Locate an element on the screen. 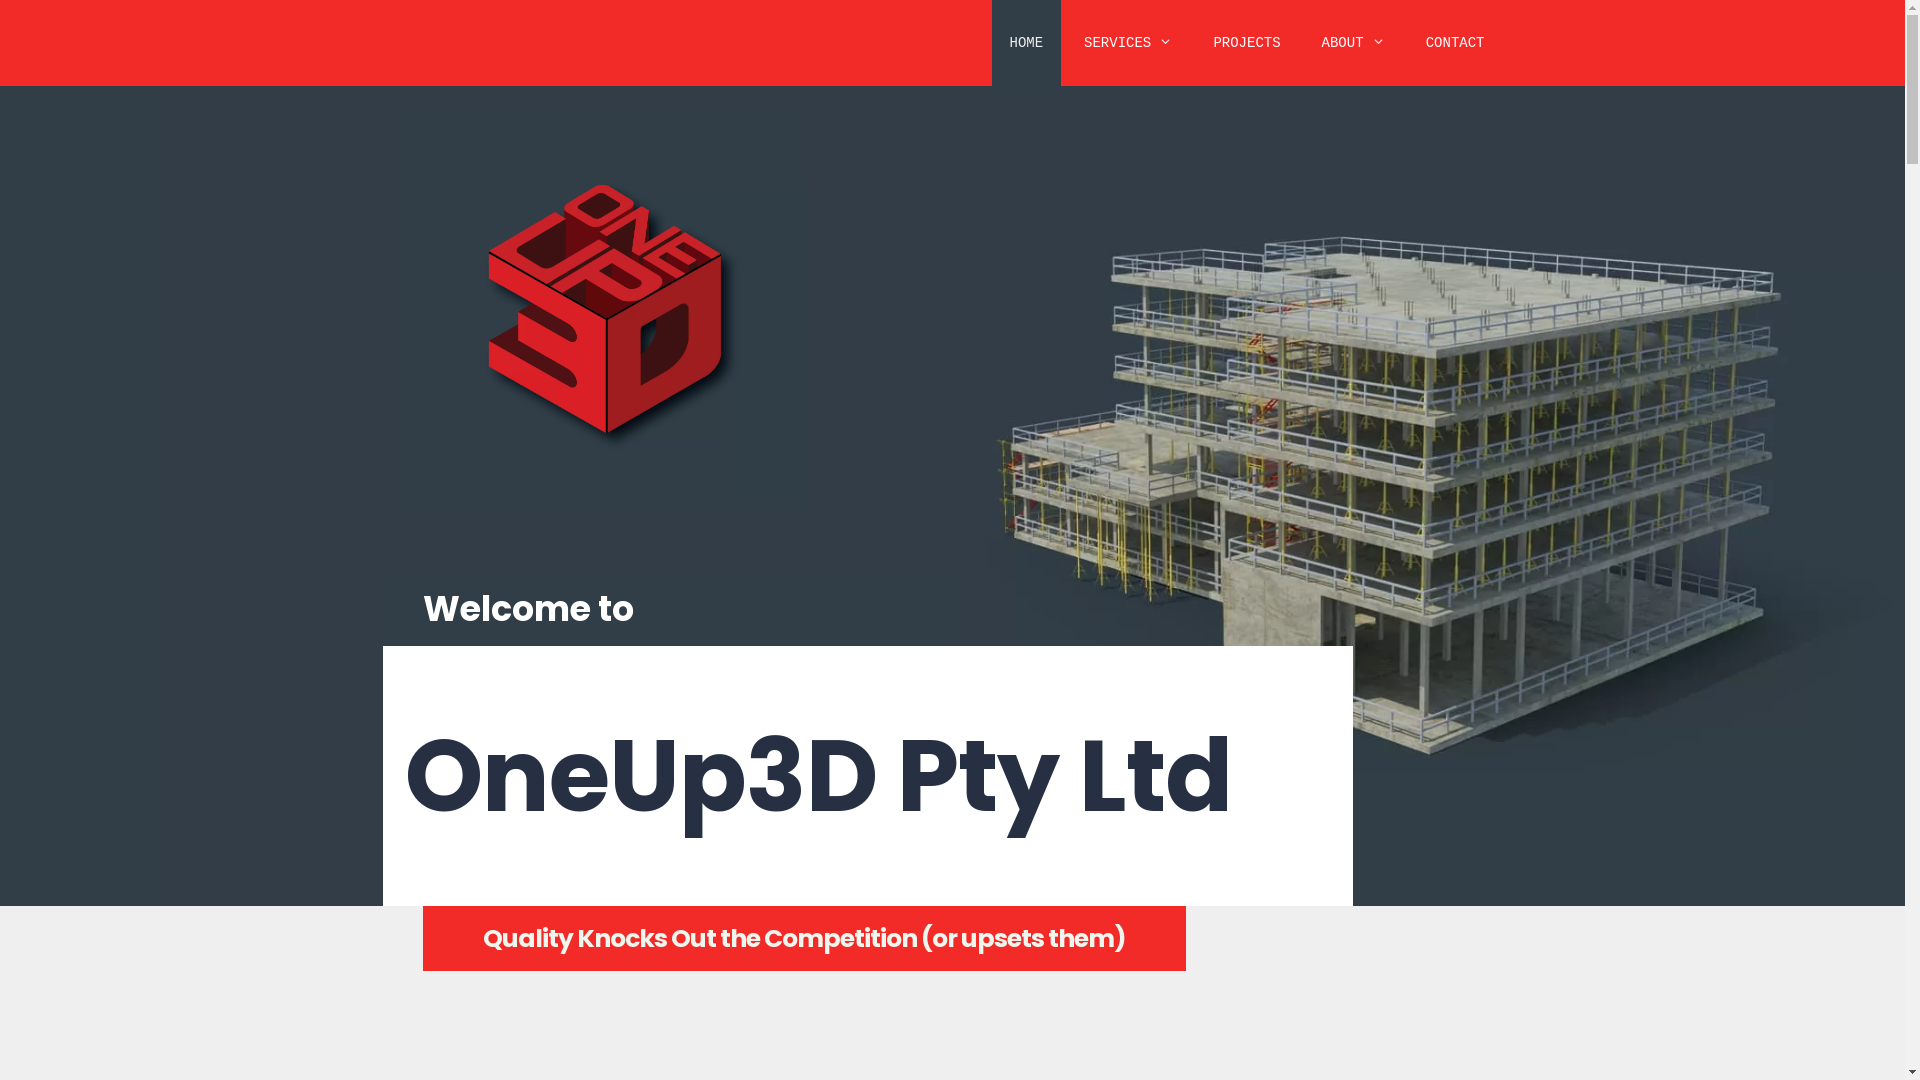 Image resolution: width=1920 pixels, height=1080 pixels. 'CONTACT' is located at coordinates (1406, 42).